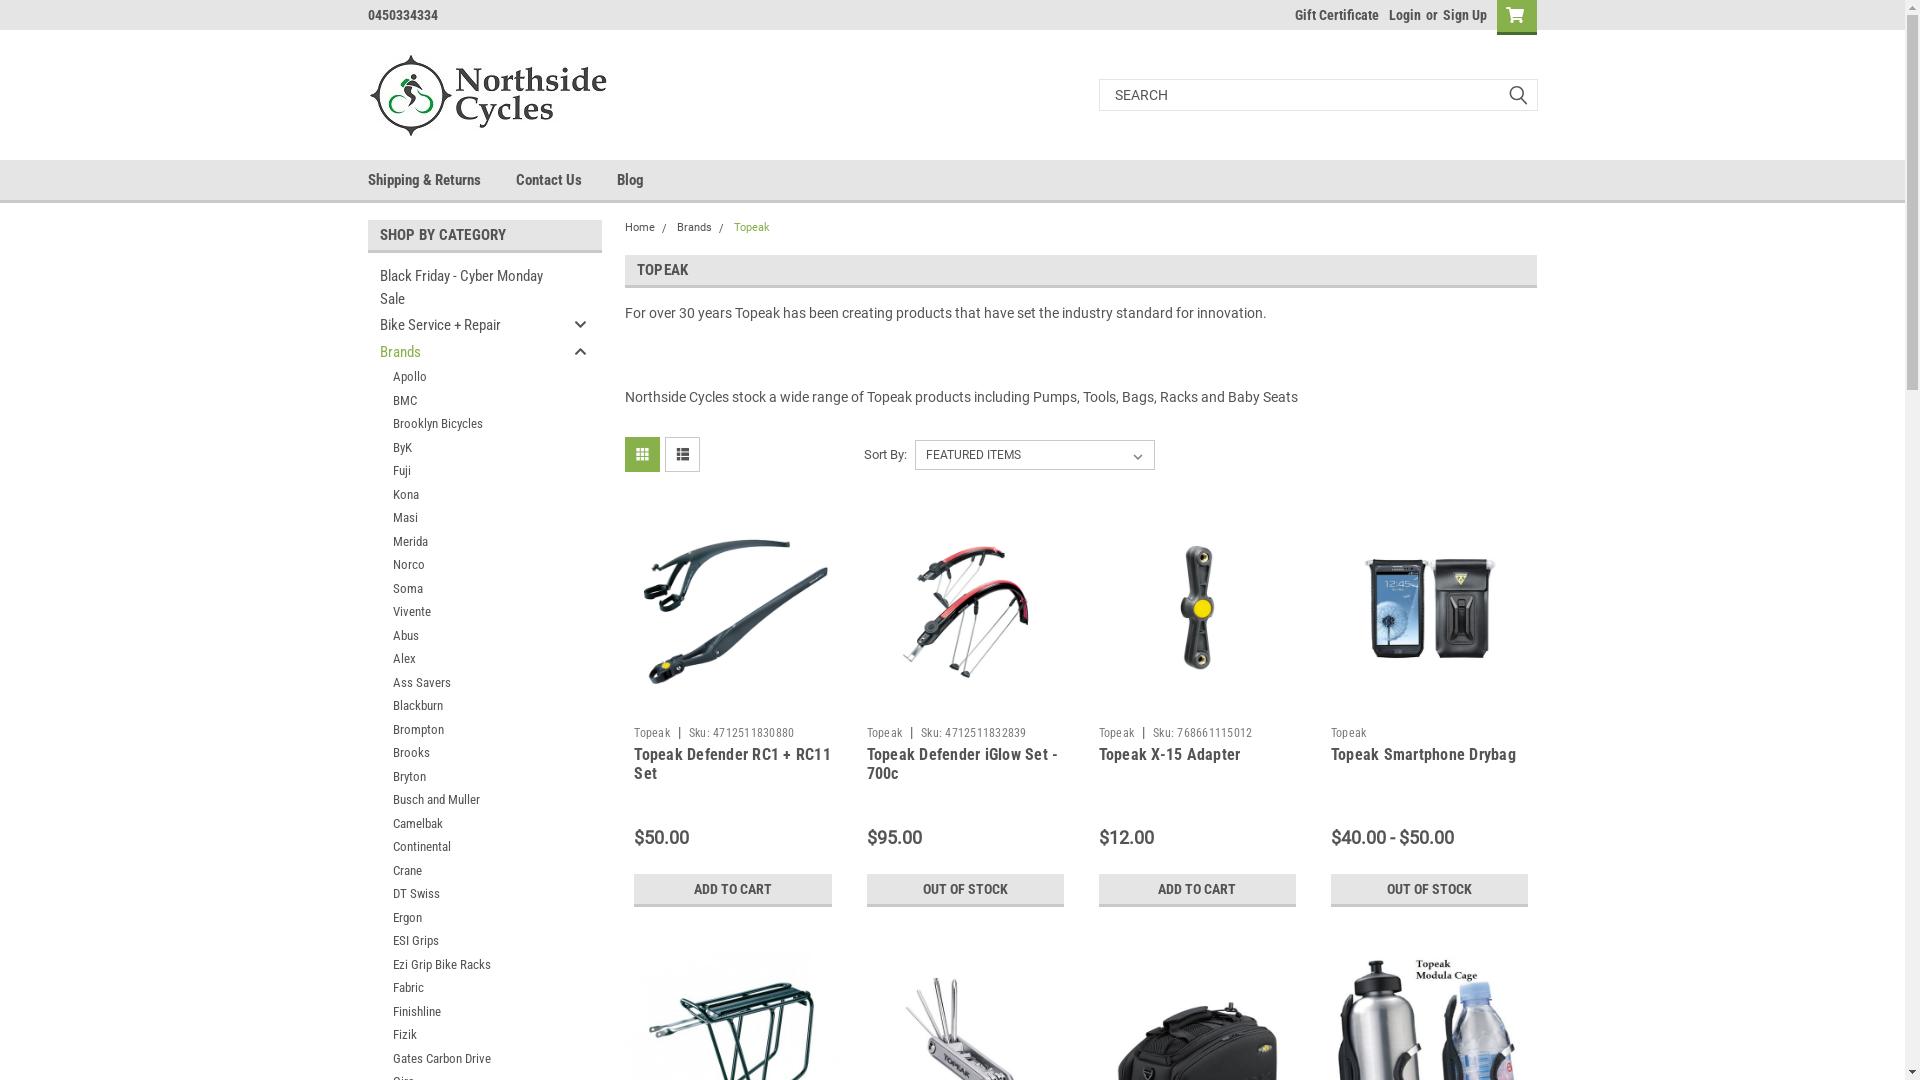  Describe the element at coordinates (368, 1034) in the screenshot. I see `'Fizik'` at that location.